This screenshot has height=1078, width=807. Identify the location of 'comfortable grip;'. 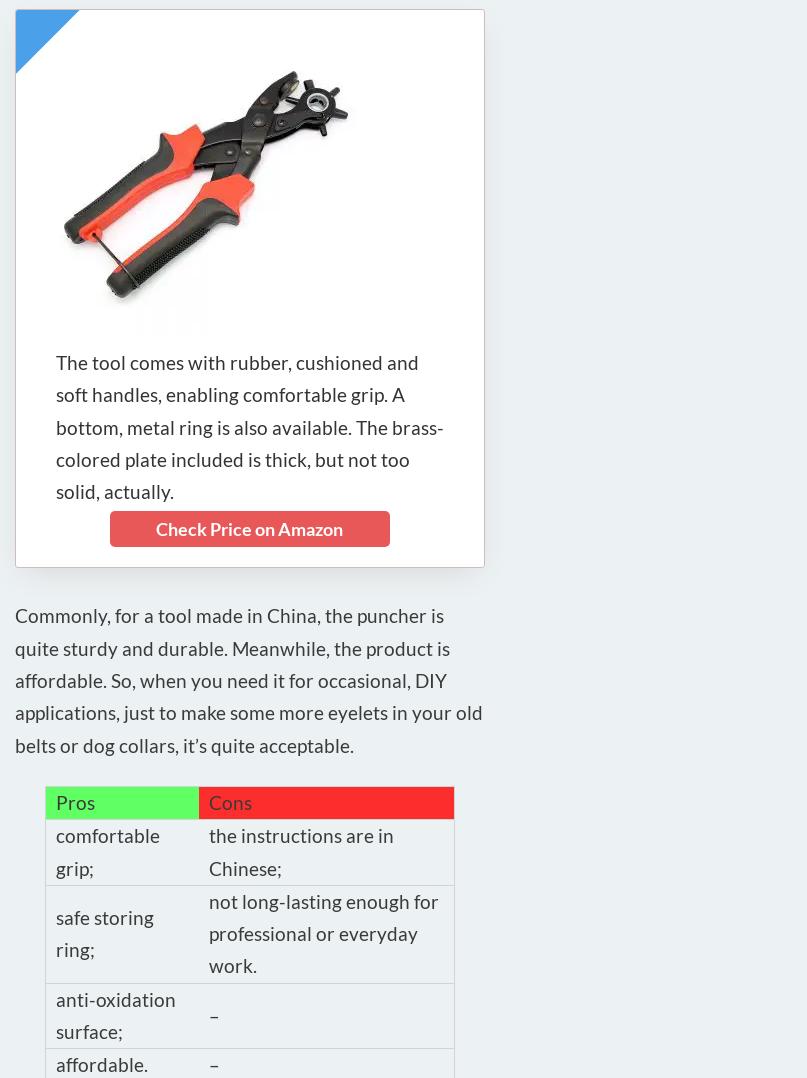
(106, 850).